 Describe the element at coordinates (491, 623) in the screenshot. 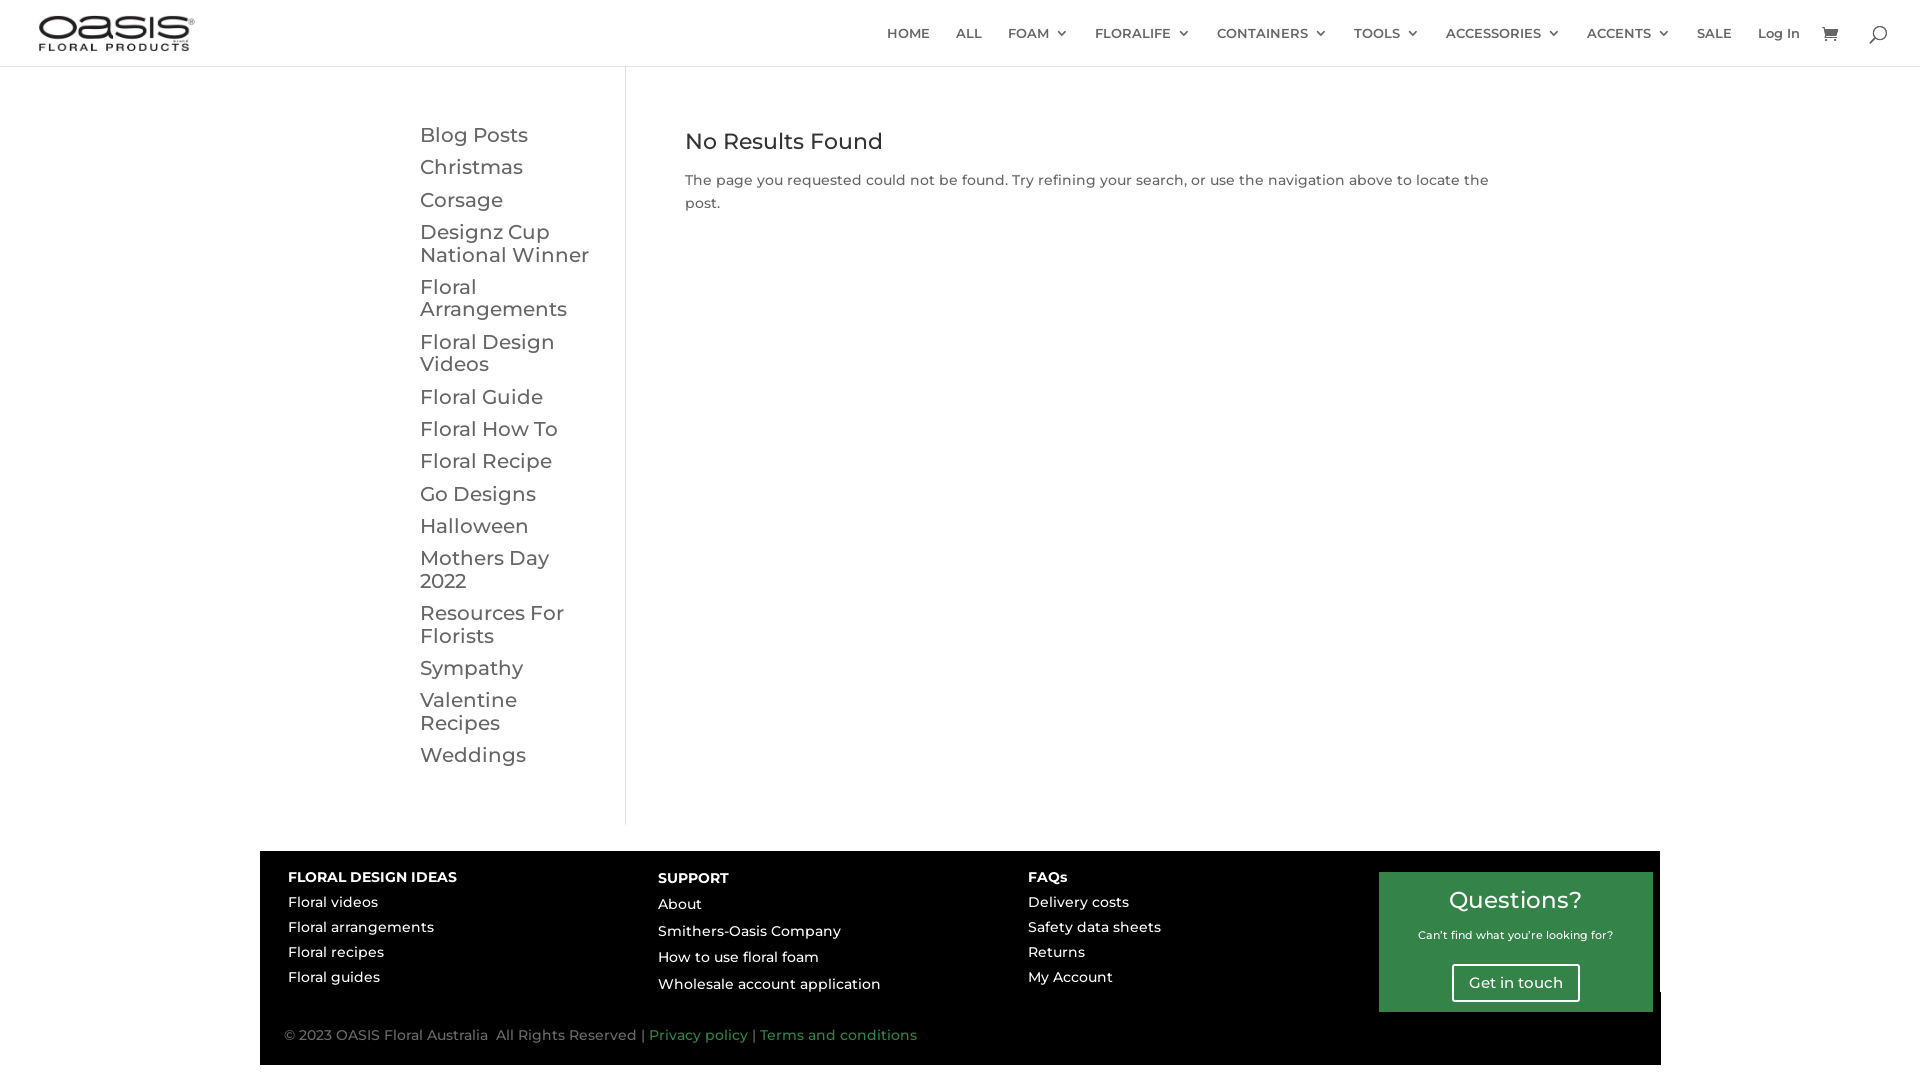

I see `'Resources For Florists'` at that location.